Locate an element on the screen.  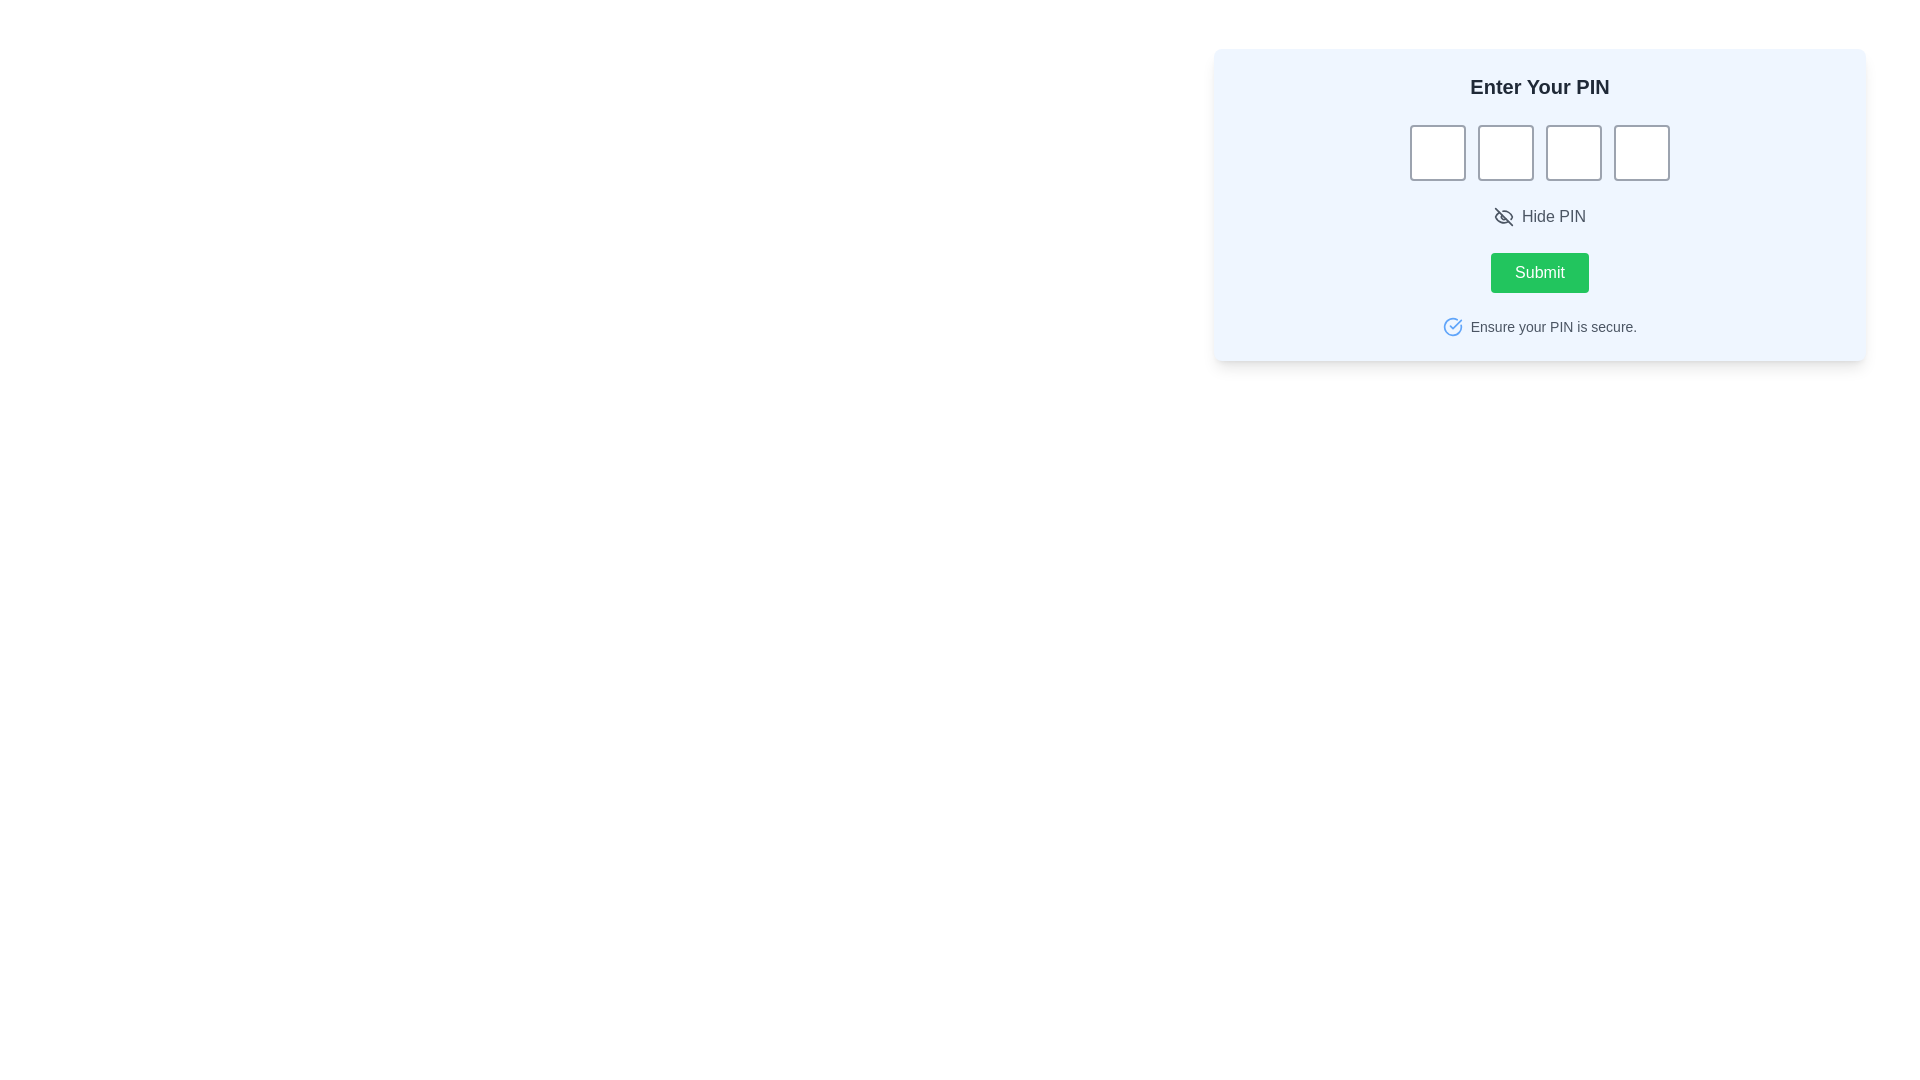
the text element displaying the message 'Ensure your PIN is secure.' located below the 'Submit' button in the PIN input area is located at coordinates (1553, 326).